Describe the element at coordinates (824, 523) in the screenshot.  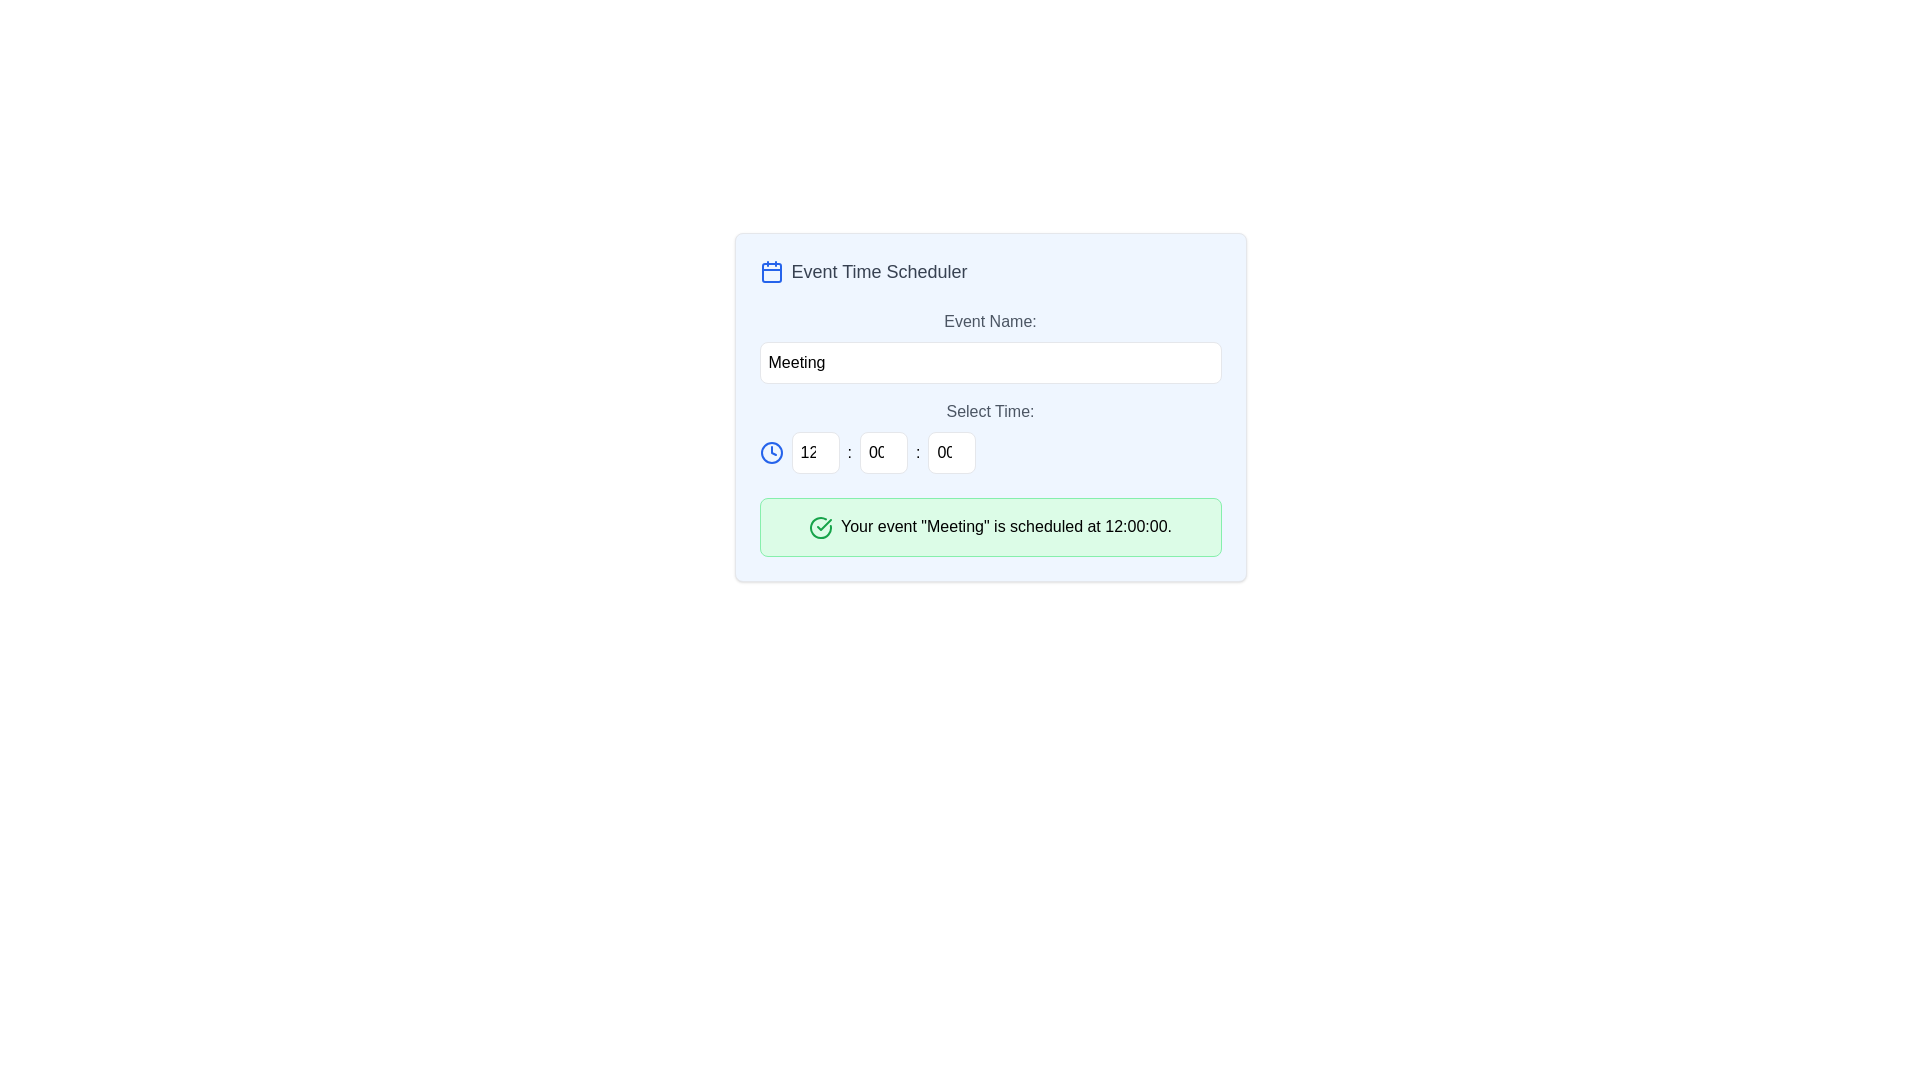
I see `the success confirmation checkmark icon located inside the green notification card at the bottom section of the interface` at that location.